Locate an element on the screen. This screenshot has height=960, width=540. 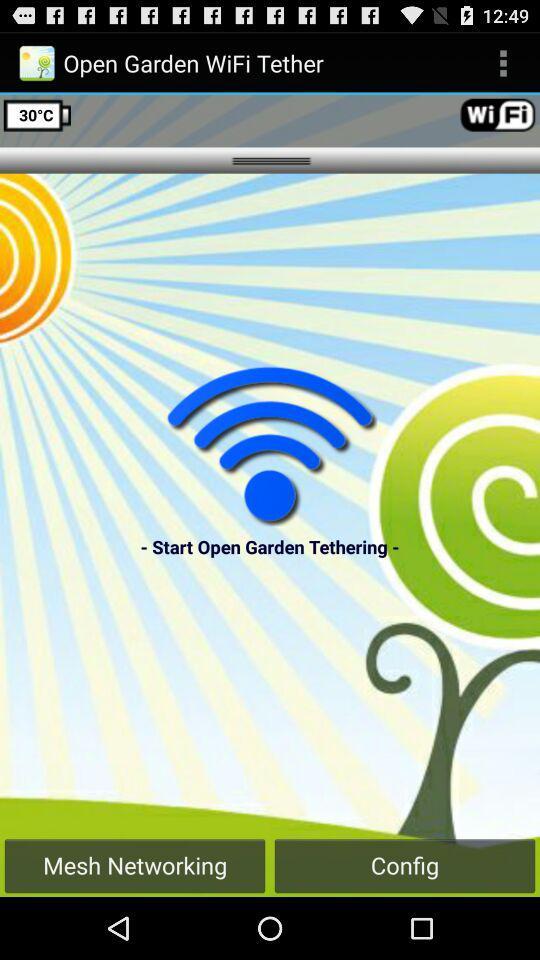
start item is located at coordinates (270, 445).